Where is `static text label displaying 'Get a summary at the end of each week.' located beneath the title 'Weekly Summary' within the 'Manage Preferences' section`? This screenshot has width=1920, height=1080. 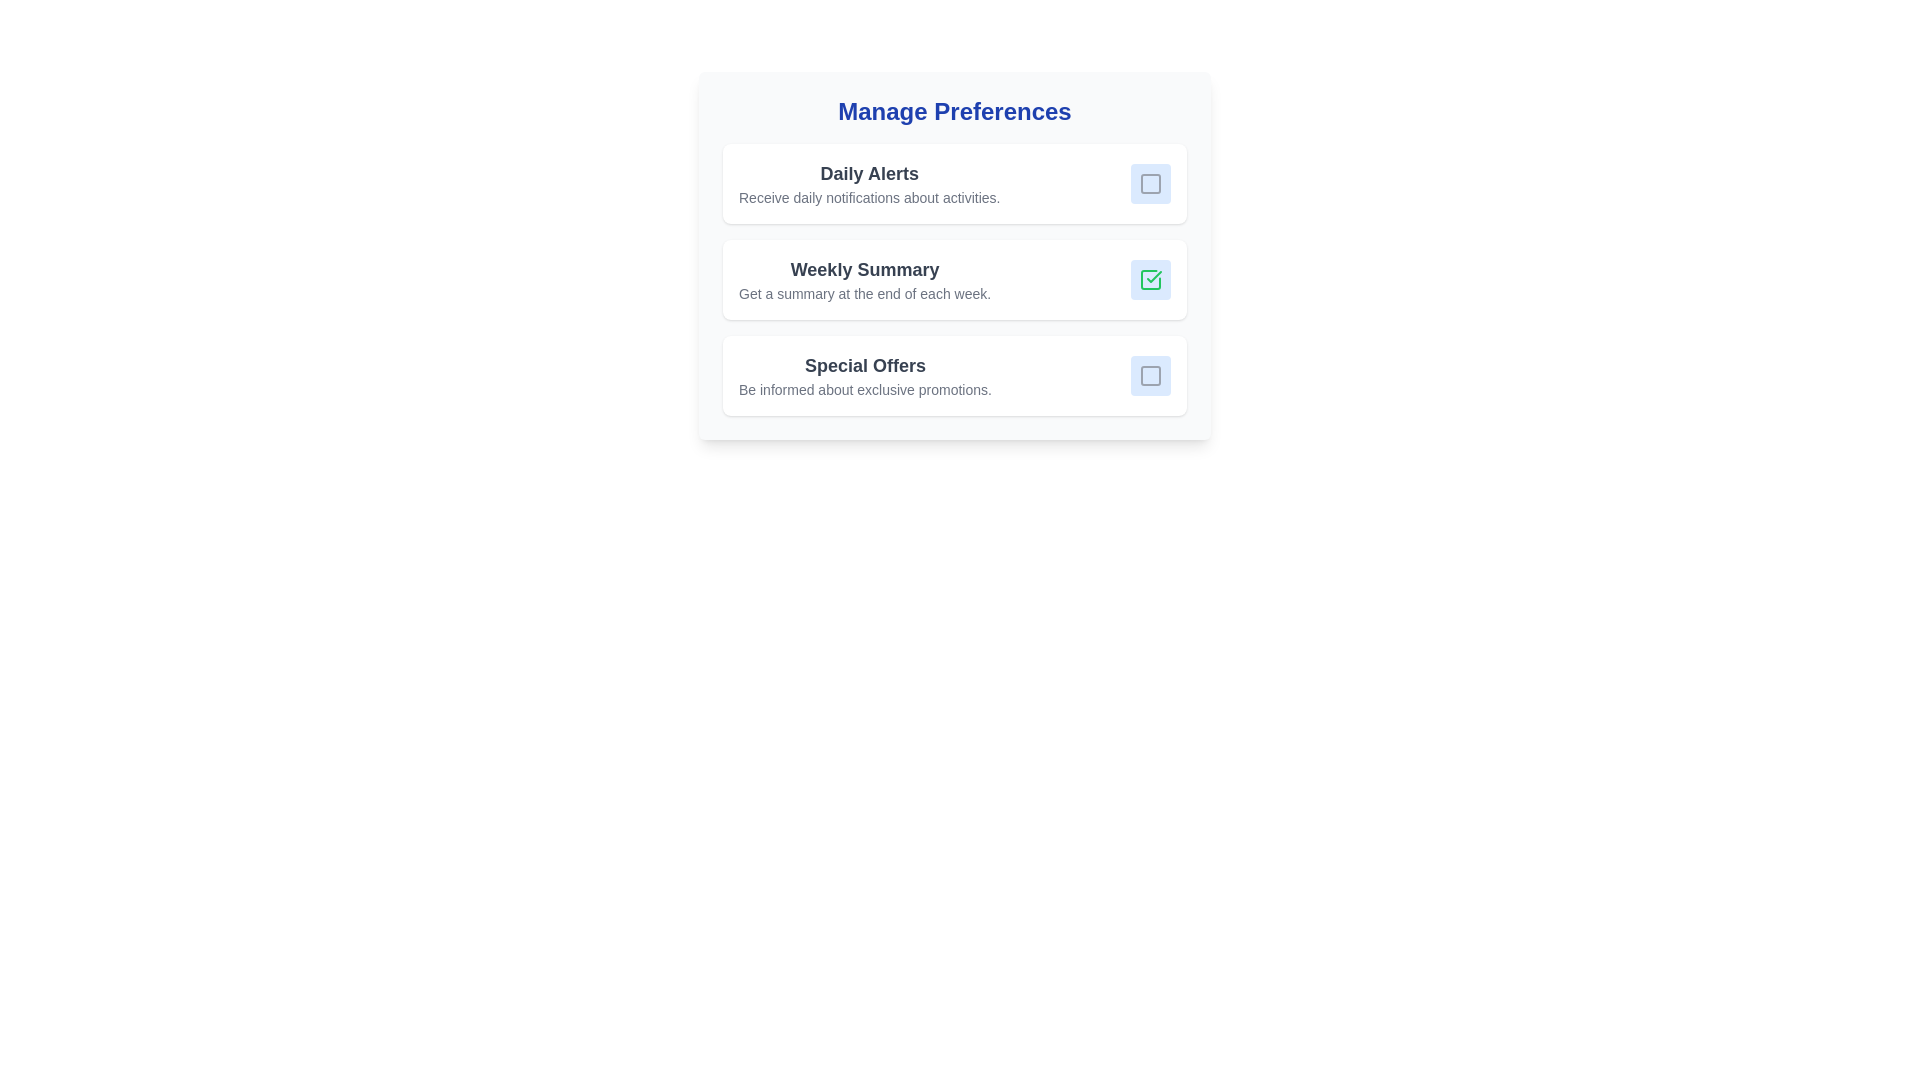 static text label displaying 'Get a summary at the end of each week.' located beneath the title 'Weekly Summary' within the 'Manage Preferences' section is located at coordinates (865, 293).